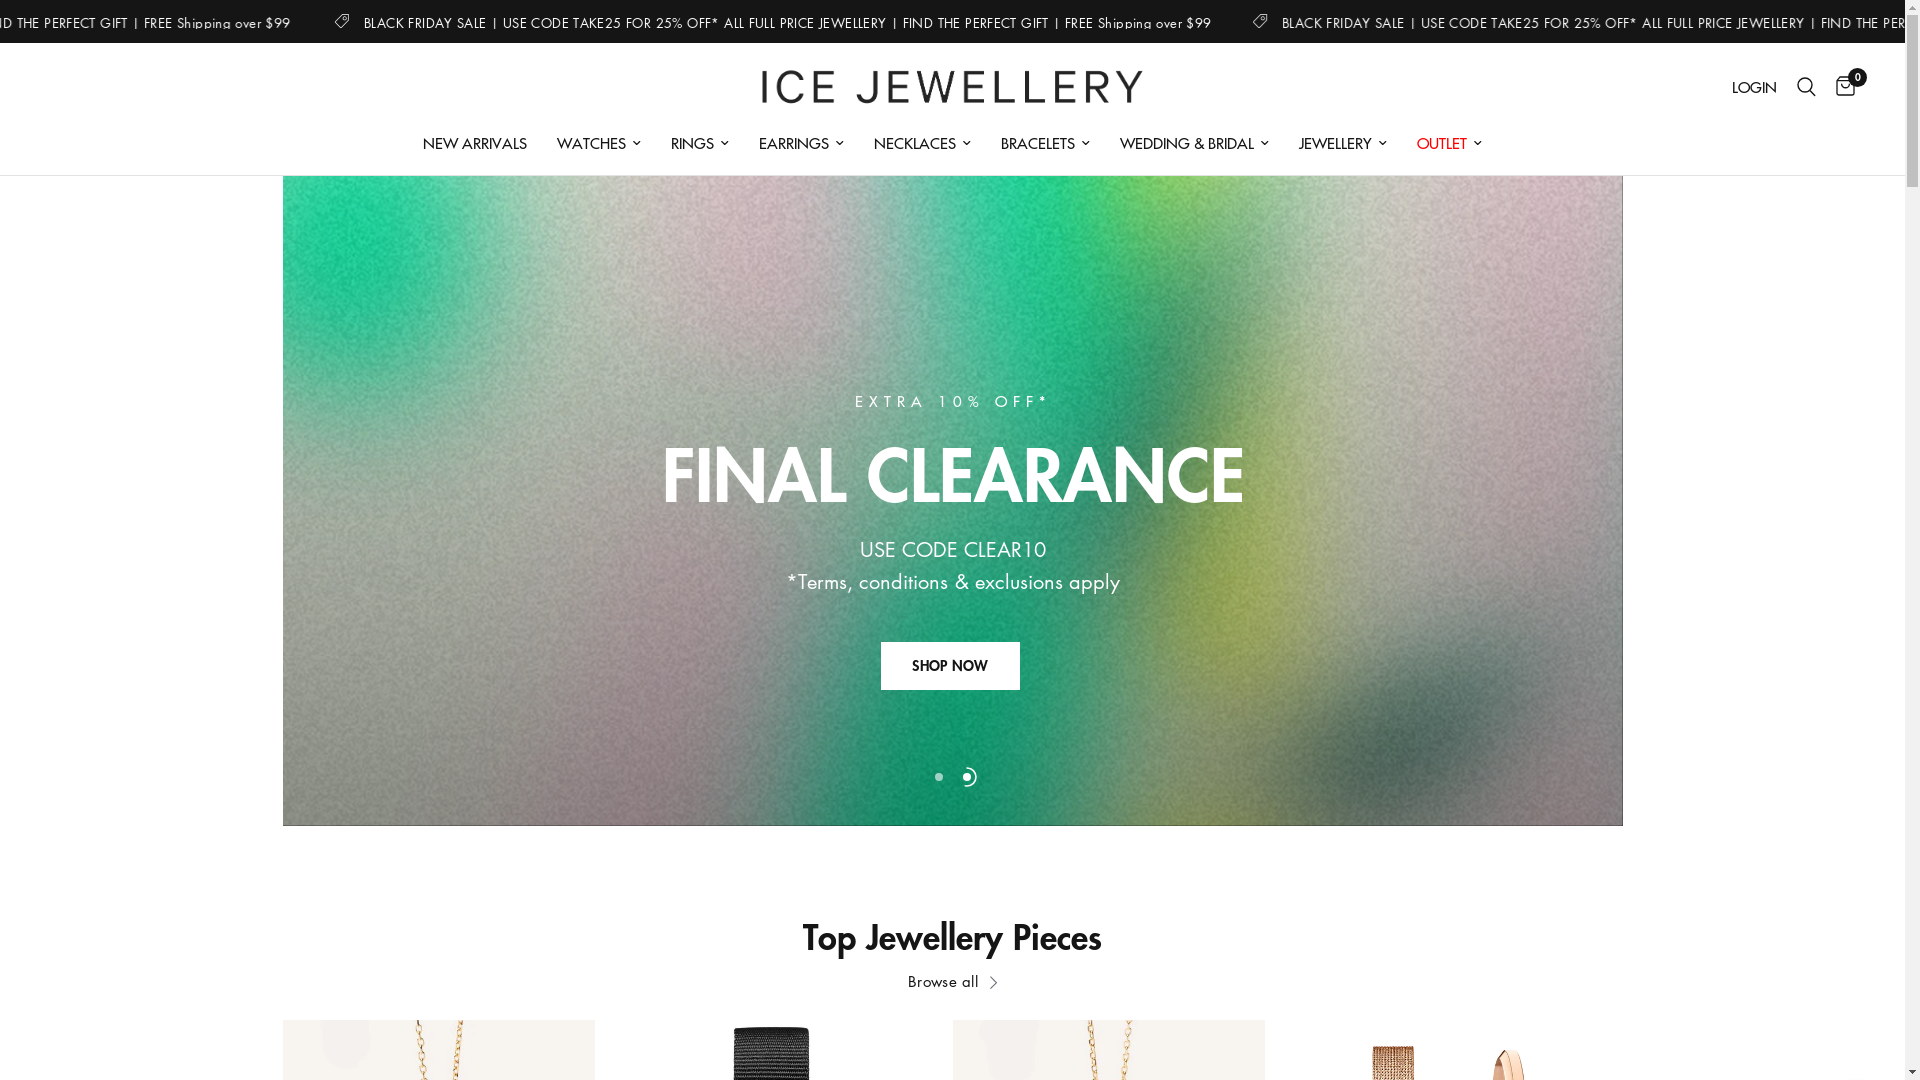 This screenshot has height=1080, width=1920. Describe the element at coordinates (1194, 141) in the screenshot. I see `'WEDDING & BRIDAL'` at that location.